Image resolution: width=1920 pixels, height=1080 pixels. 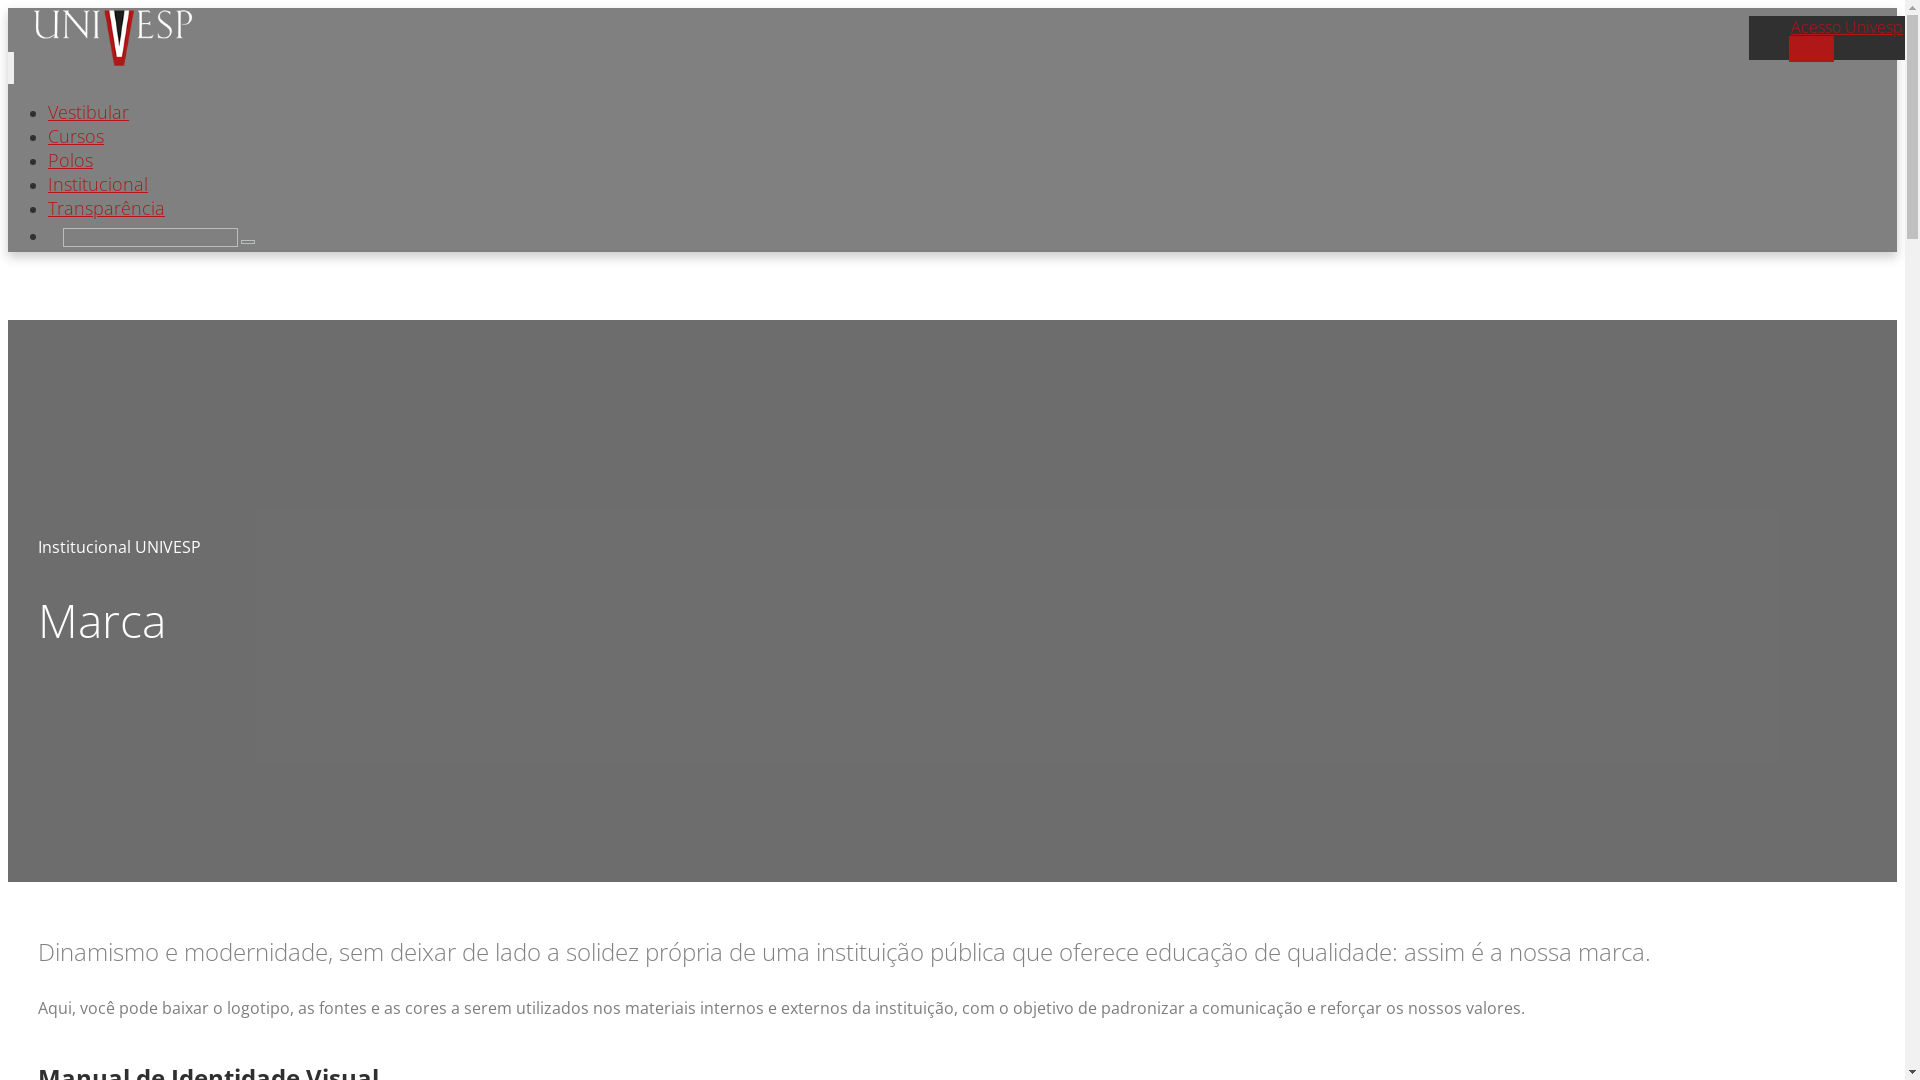 I want to click on 'Aluno', so click(x=1811, y=48).